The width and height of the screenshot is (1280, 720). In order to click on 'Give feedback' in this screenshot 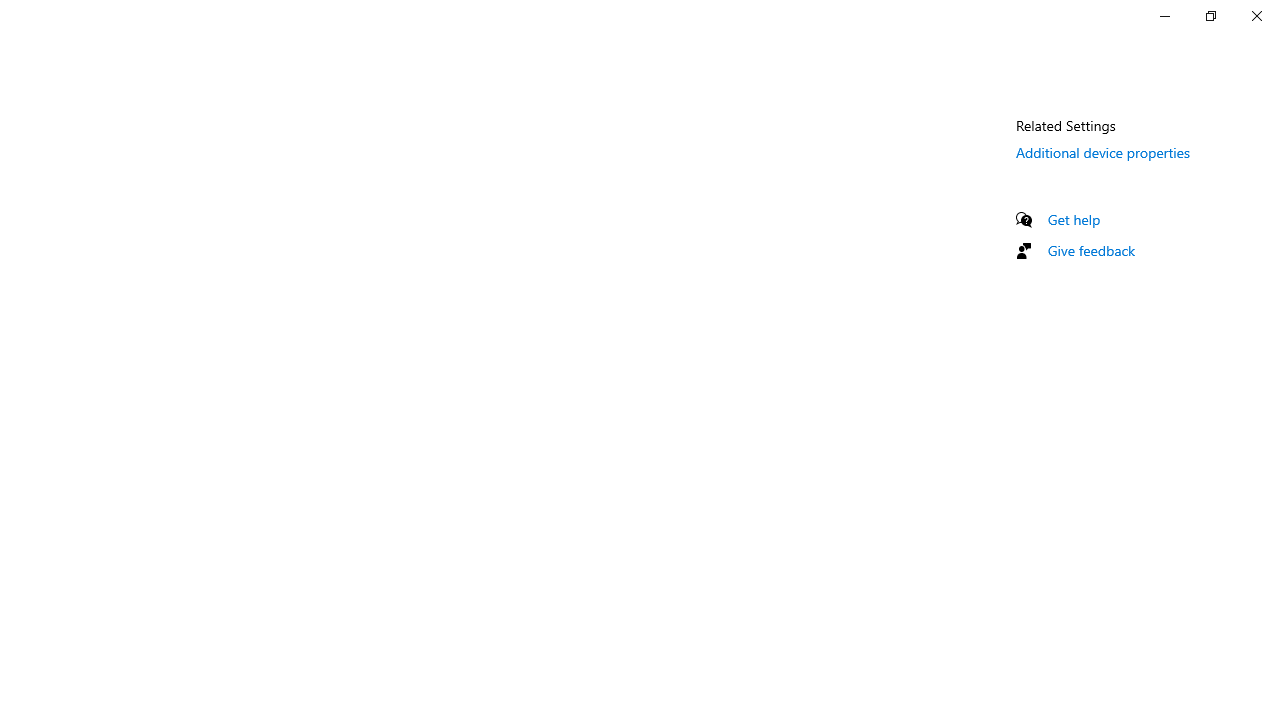, I will do `click(1090, 249)`.